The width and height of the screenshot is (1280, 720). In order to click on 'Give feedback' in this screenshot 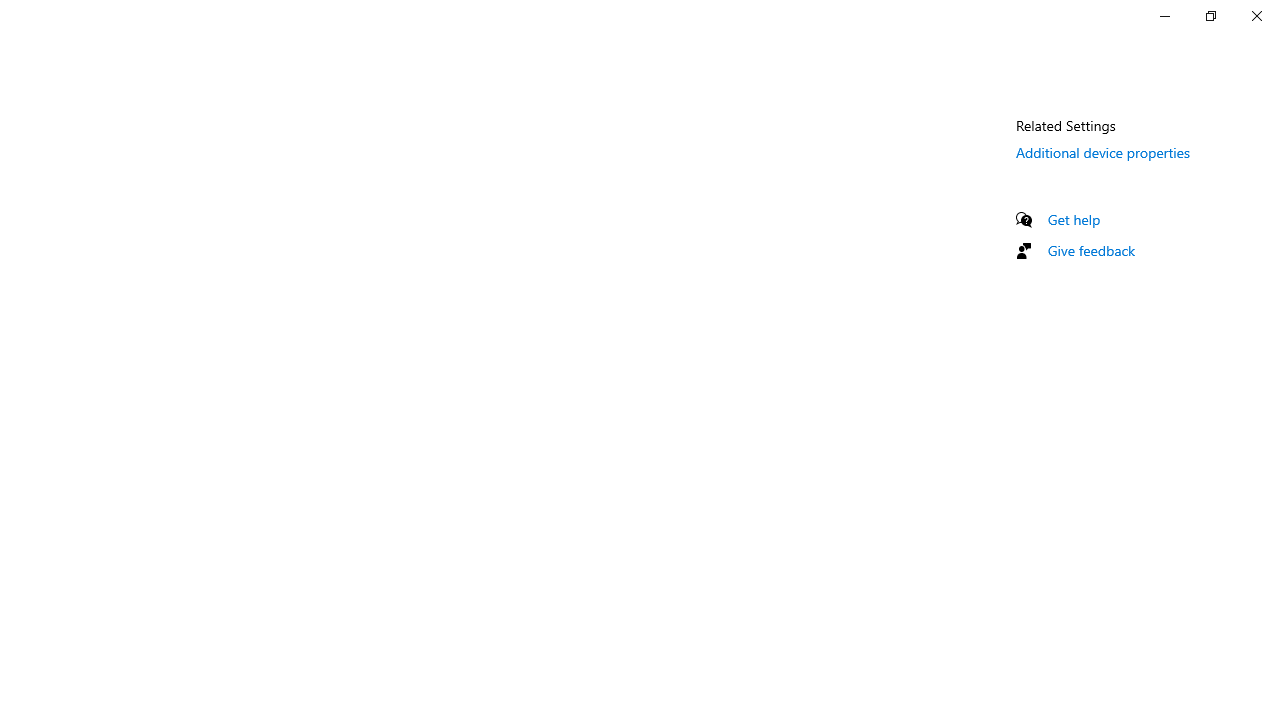, I will do `click(1090, 249)`.